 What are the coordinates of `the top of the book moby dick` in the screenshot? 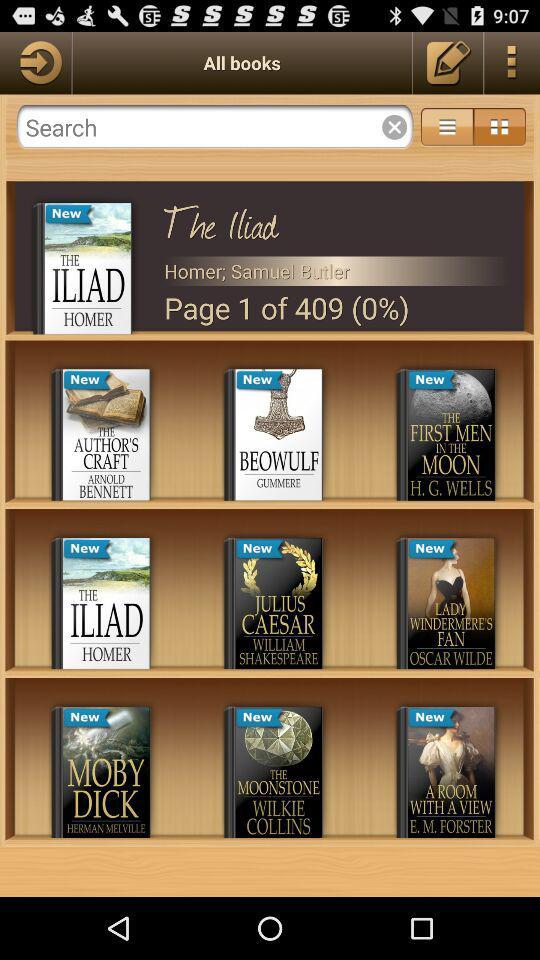 It's located at (87, 719).